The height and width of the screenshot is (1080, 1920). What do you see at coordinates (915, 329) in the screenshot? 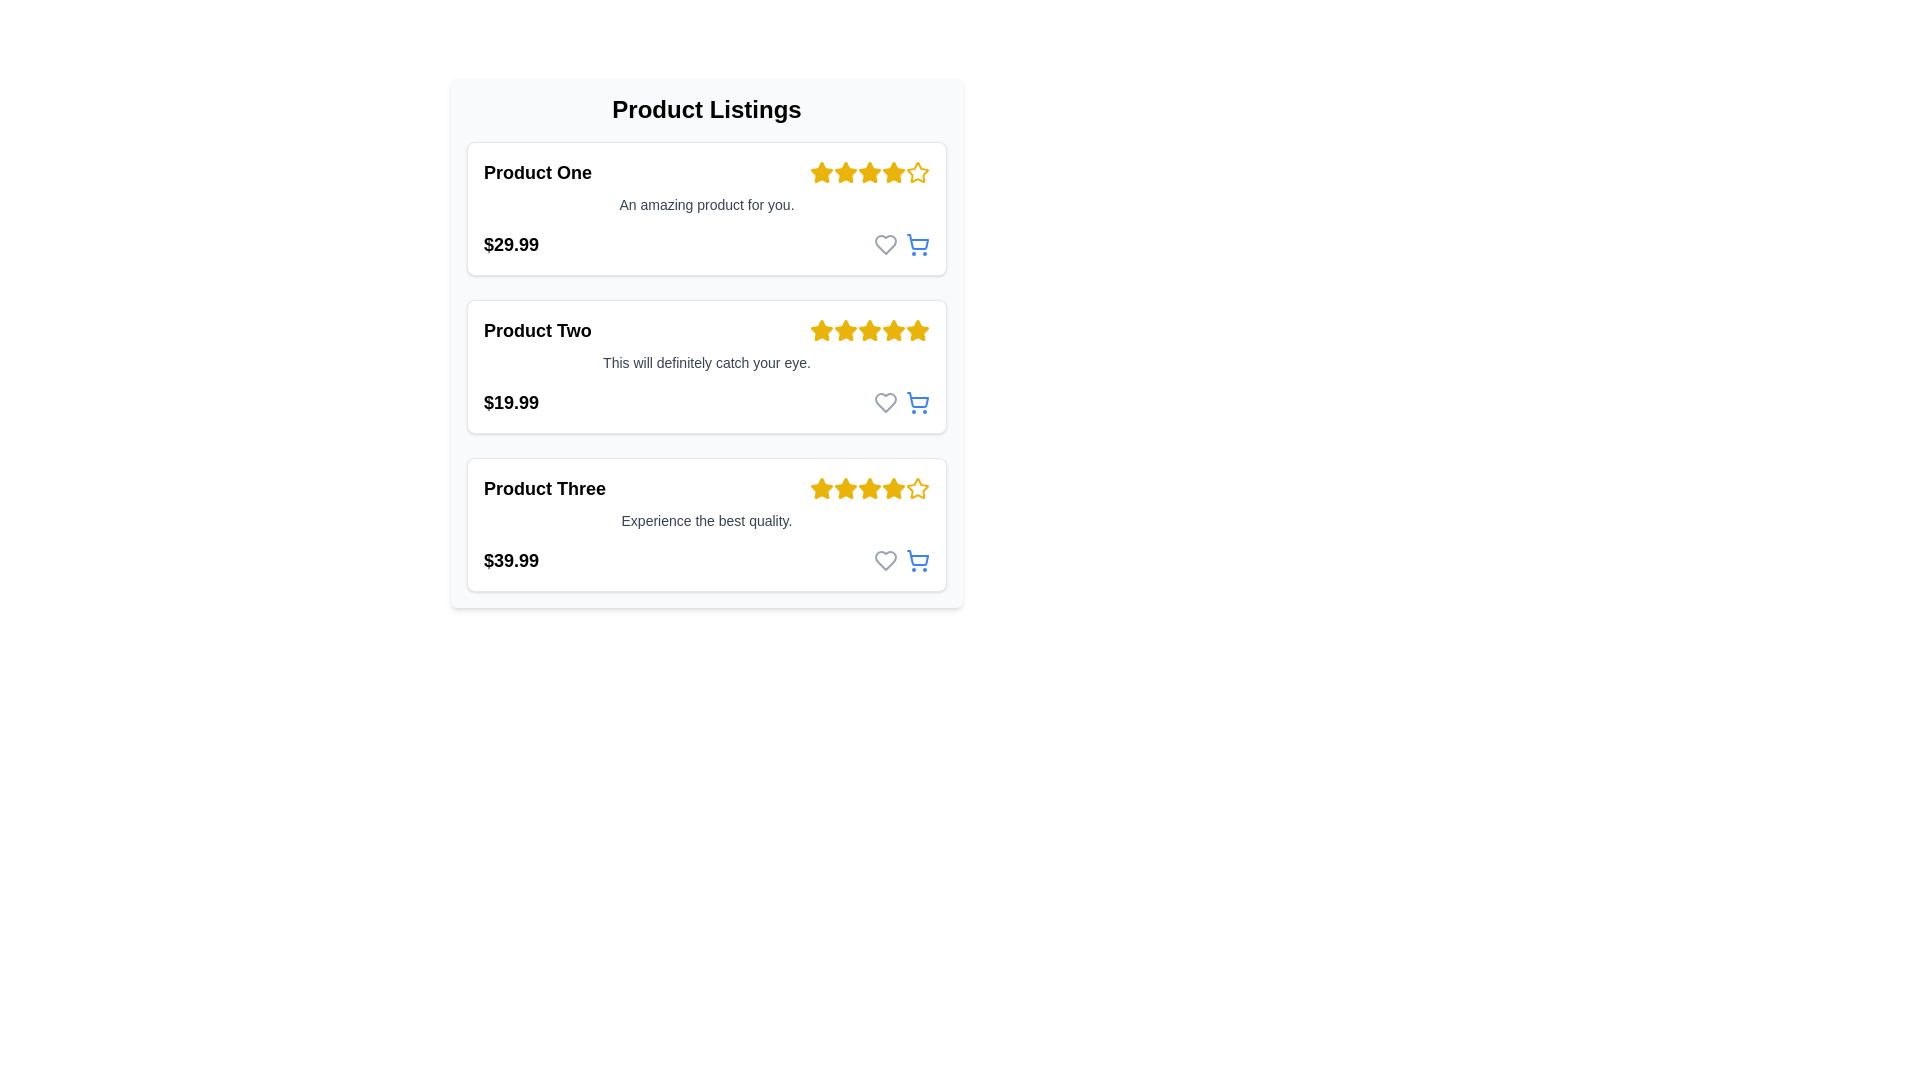
I see `the fifth golden star icon in the rating system next to the description of 'Product Two'` at bounding box center [915, 329].